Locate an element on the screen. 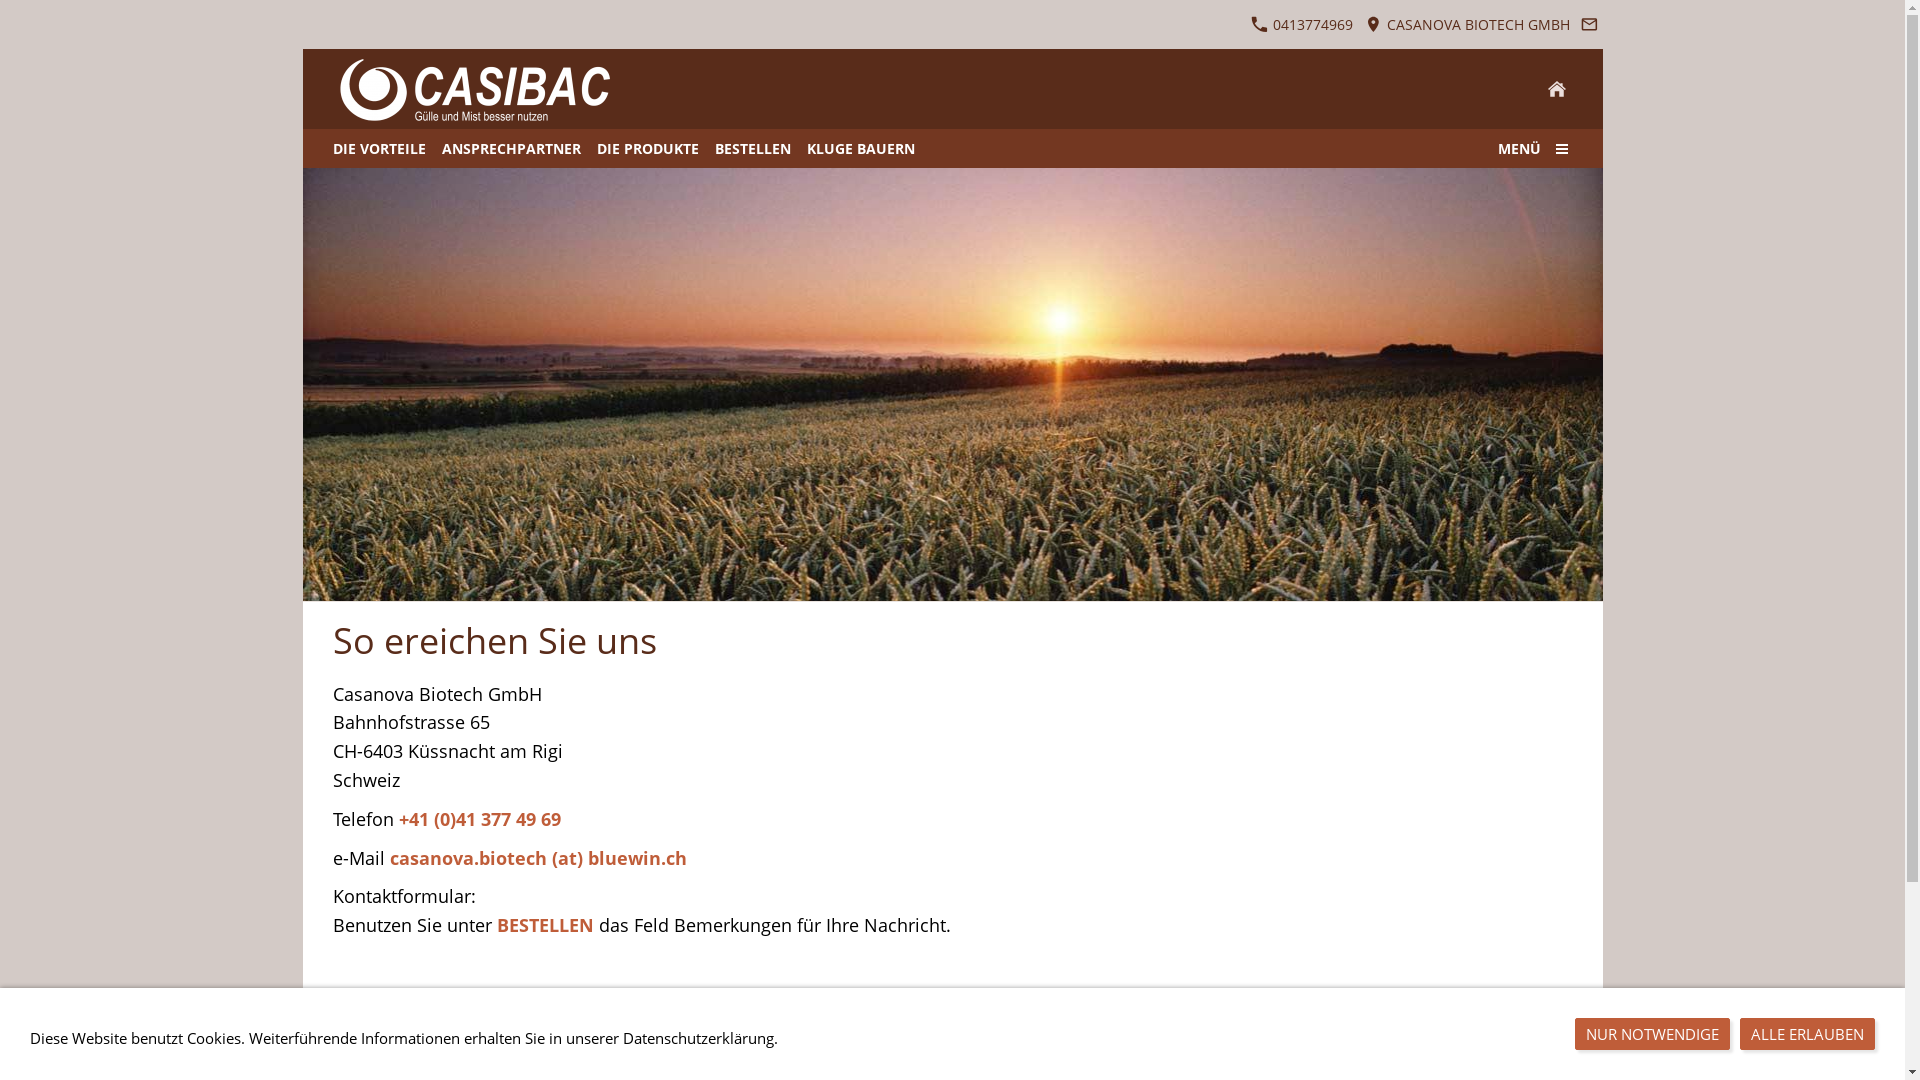 This screenshot has width=1920, height=1080. 'DIE PRODUKTE' is located at coordinates (647, 147).